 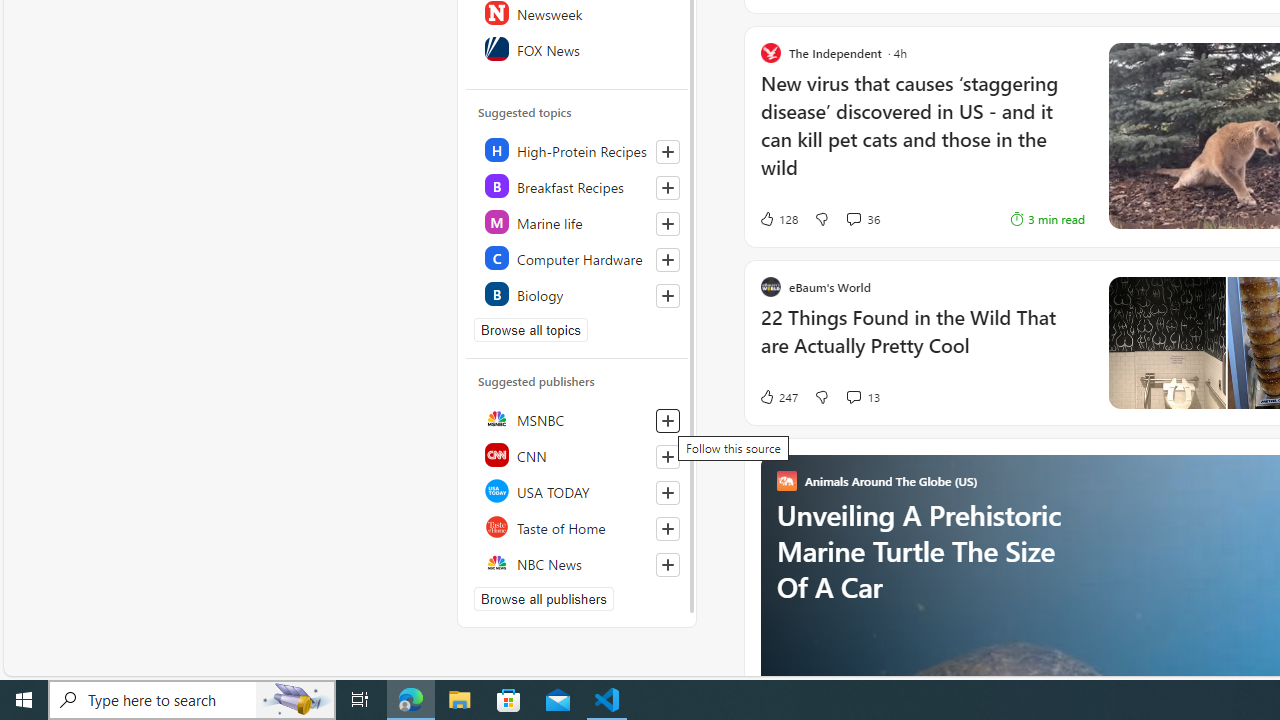 What do you see at coordinates (544, 598) in the screenshot?
I see `'Browse all publishers'` at bounding box center [544, 598].